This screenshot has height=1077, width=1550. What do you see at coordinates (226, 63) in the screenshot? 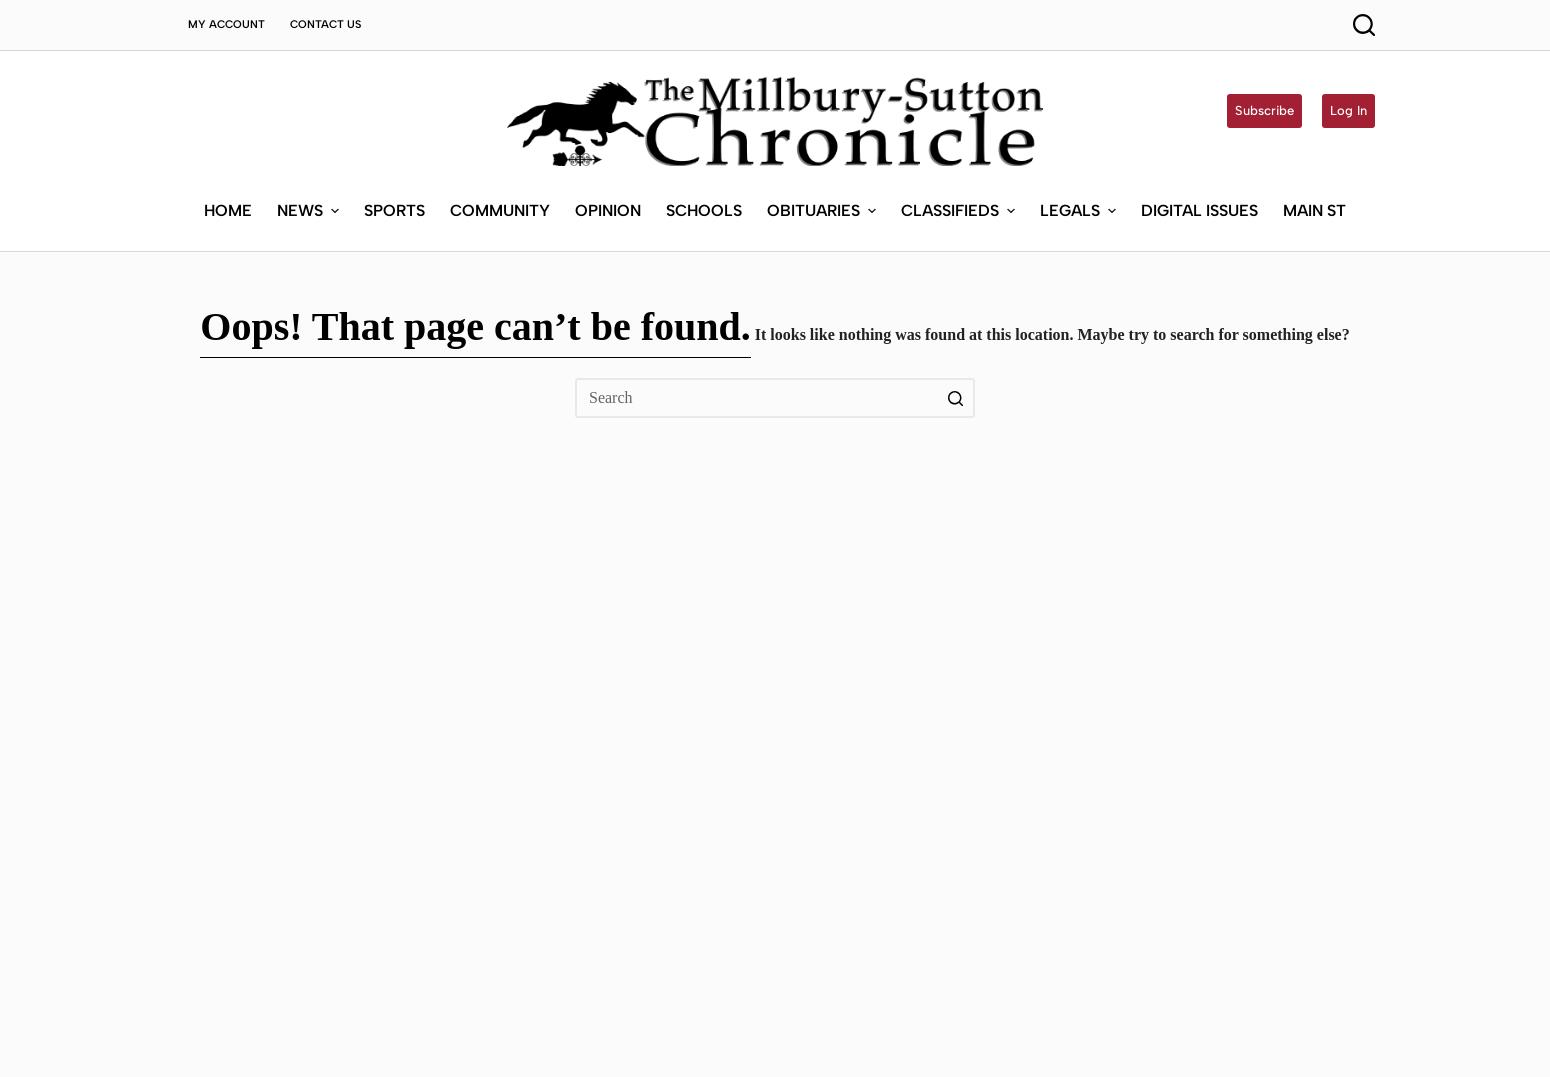
I see `'Home'` at bounding box center [226, 63].